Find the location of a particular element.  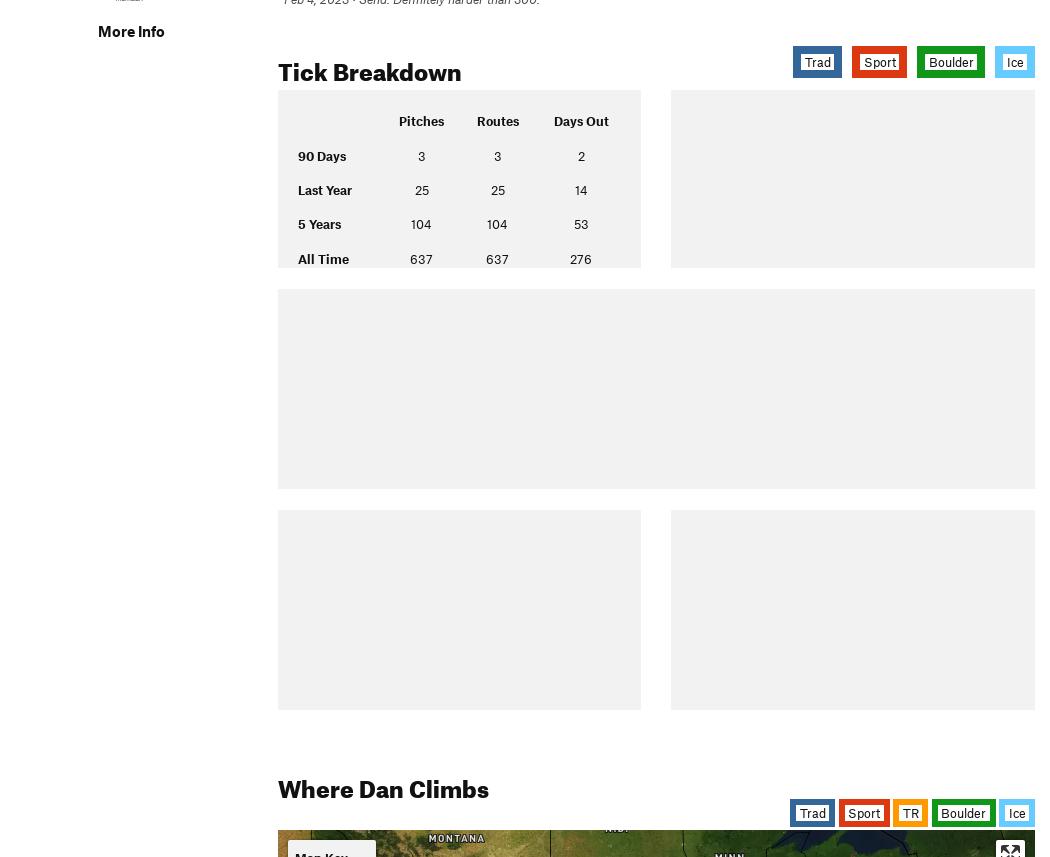

'TR' is located at coordinates (910, 812).